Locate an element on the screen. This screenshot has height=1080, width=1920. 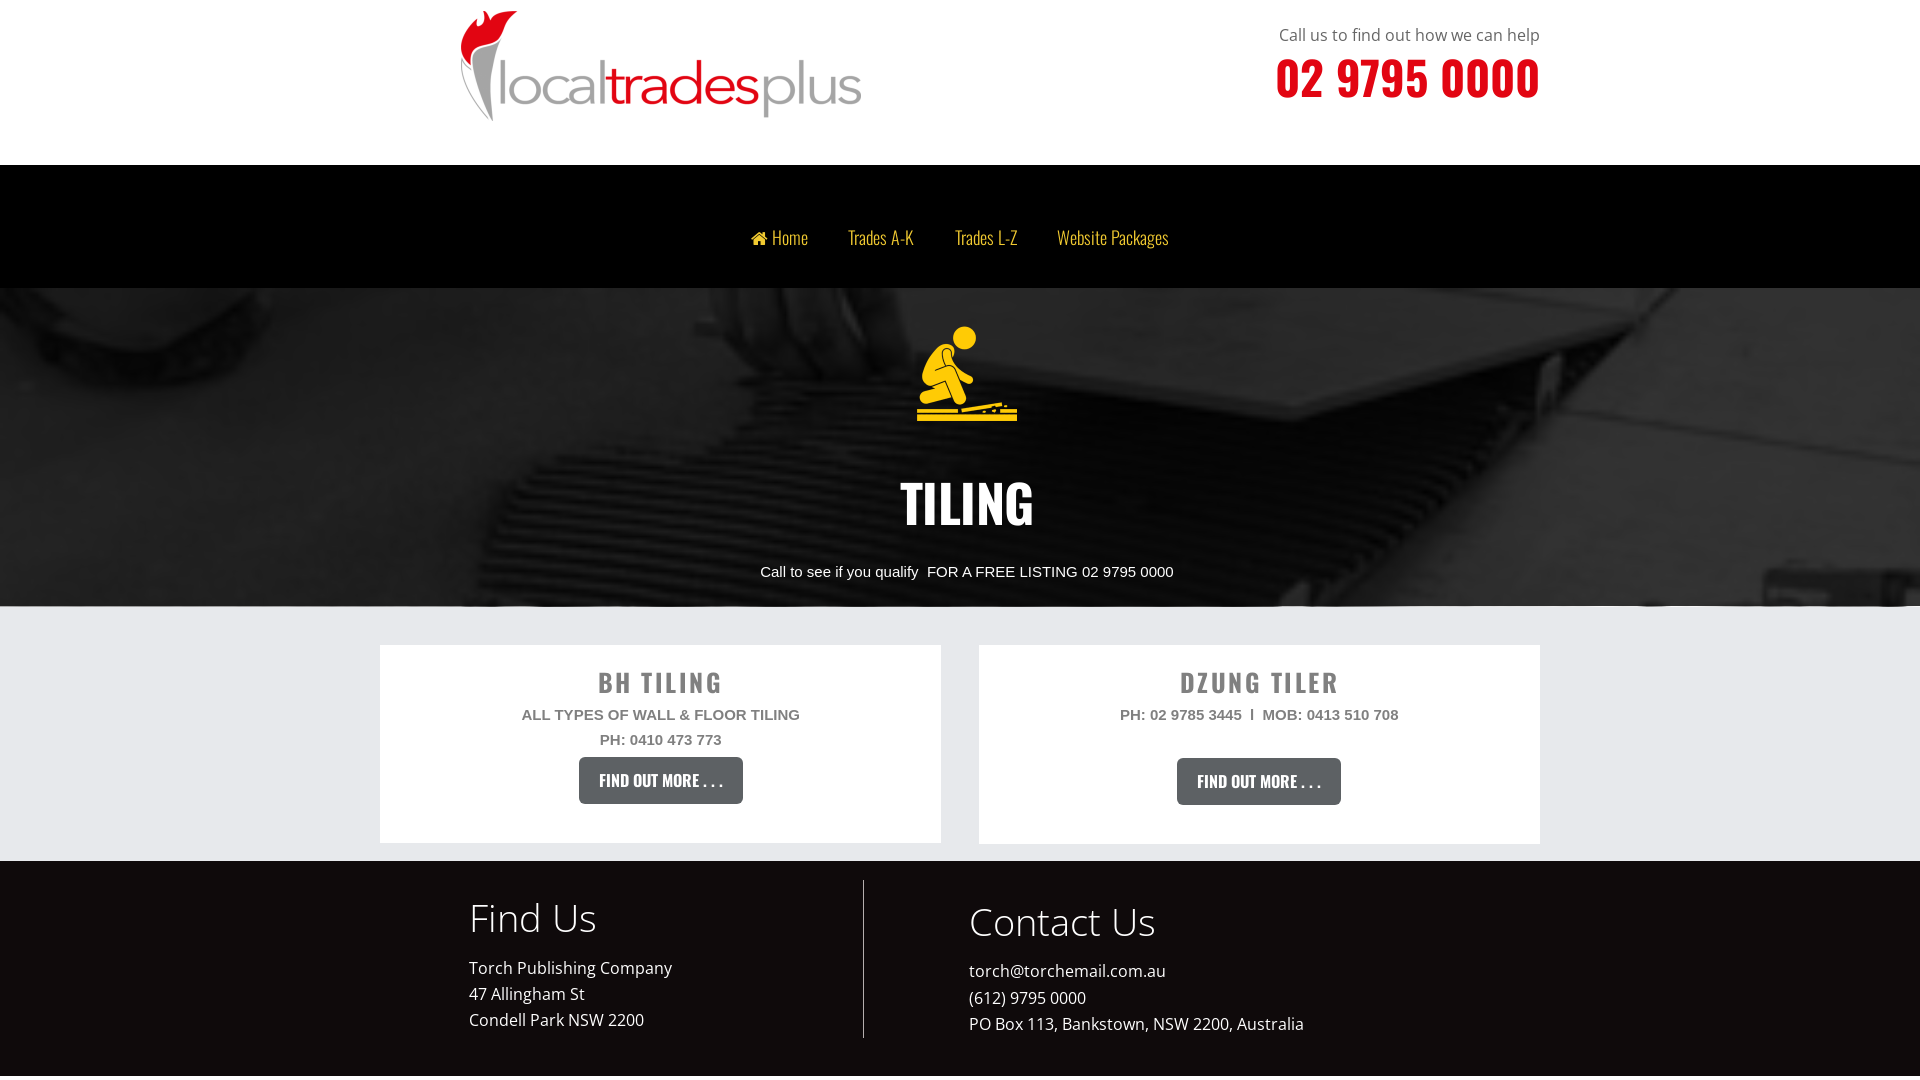
'(612) 9795 0000' is located at coordinates (1027, 998).